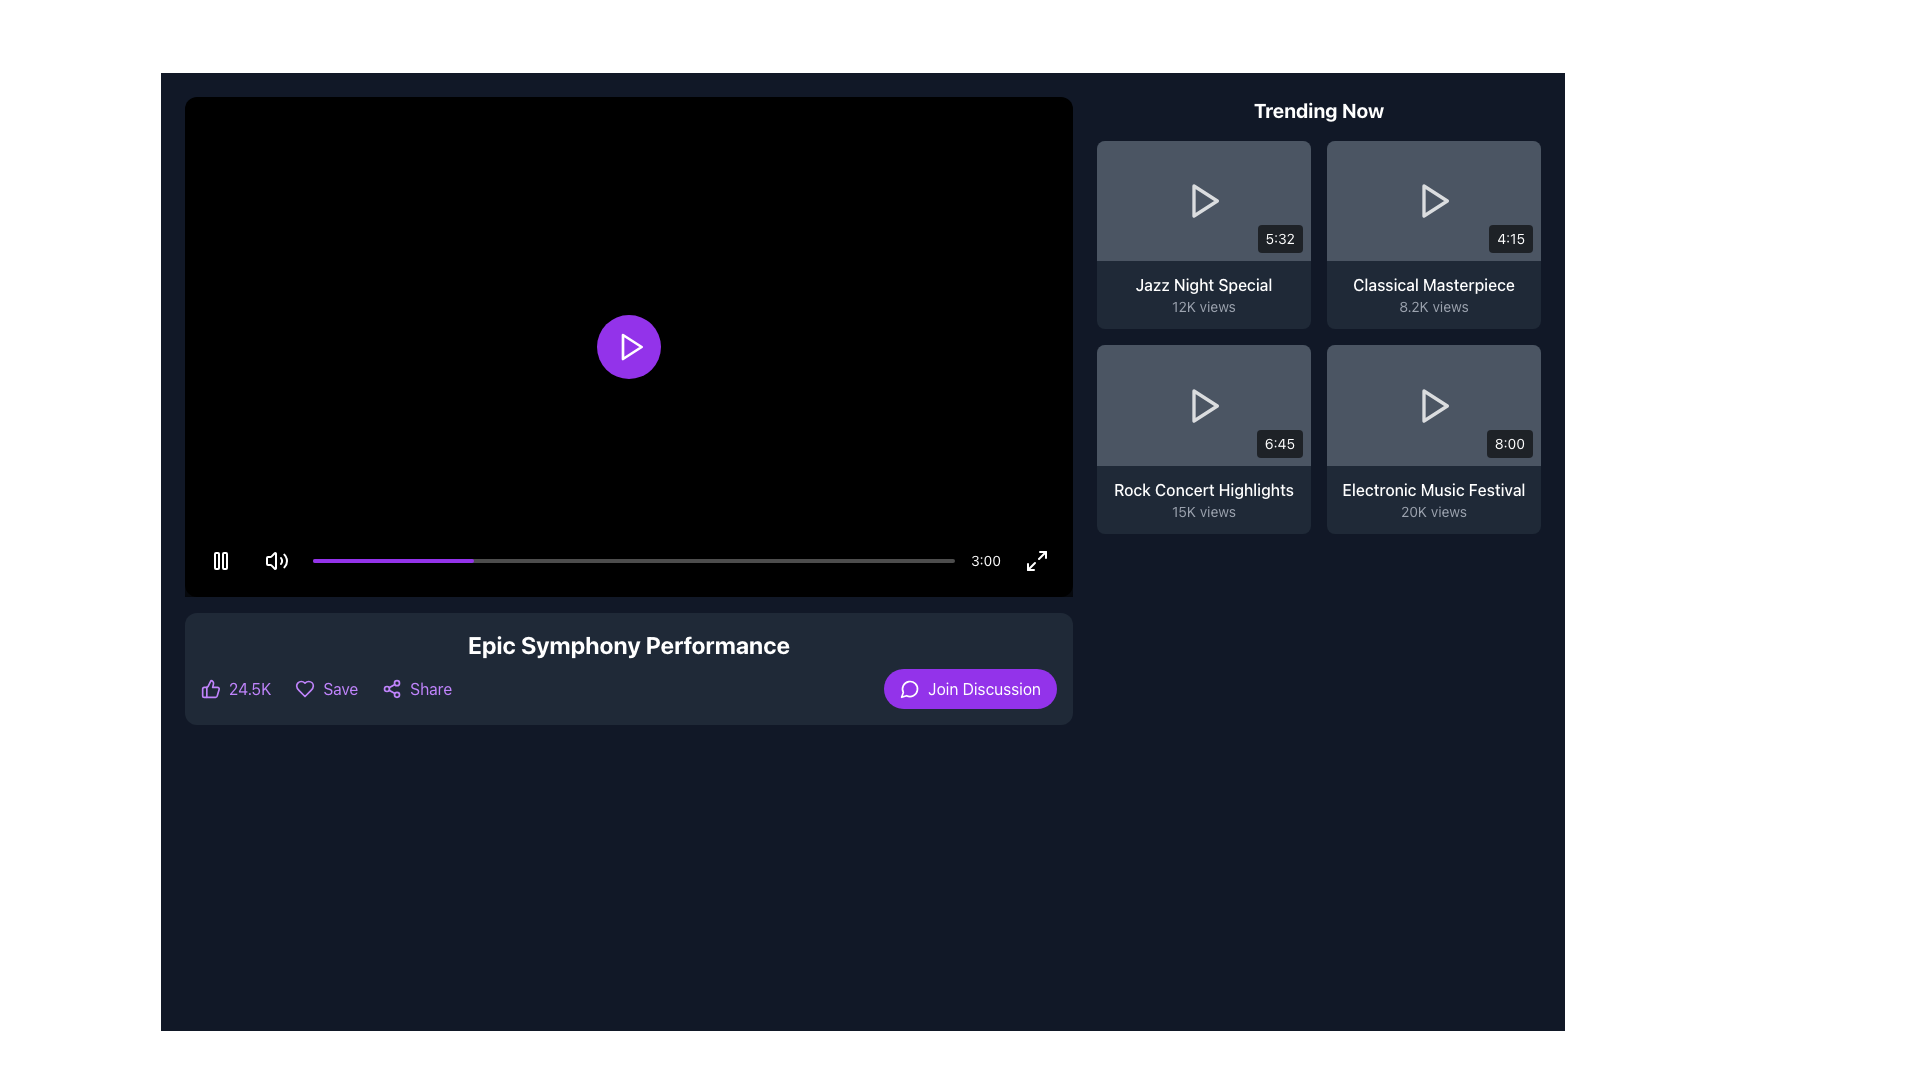  I want to click on the video playback progress, so click(480, 560).